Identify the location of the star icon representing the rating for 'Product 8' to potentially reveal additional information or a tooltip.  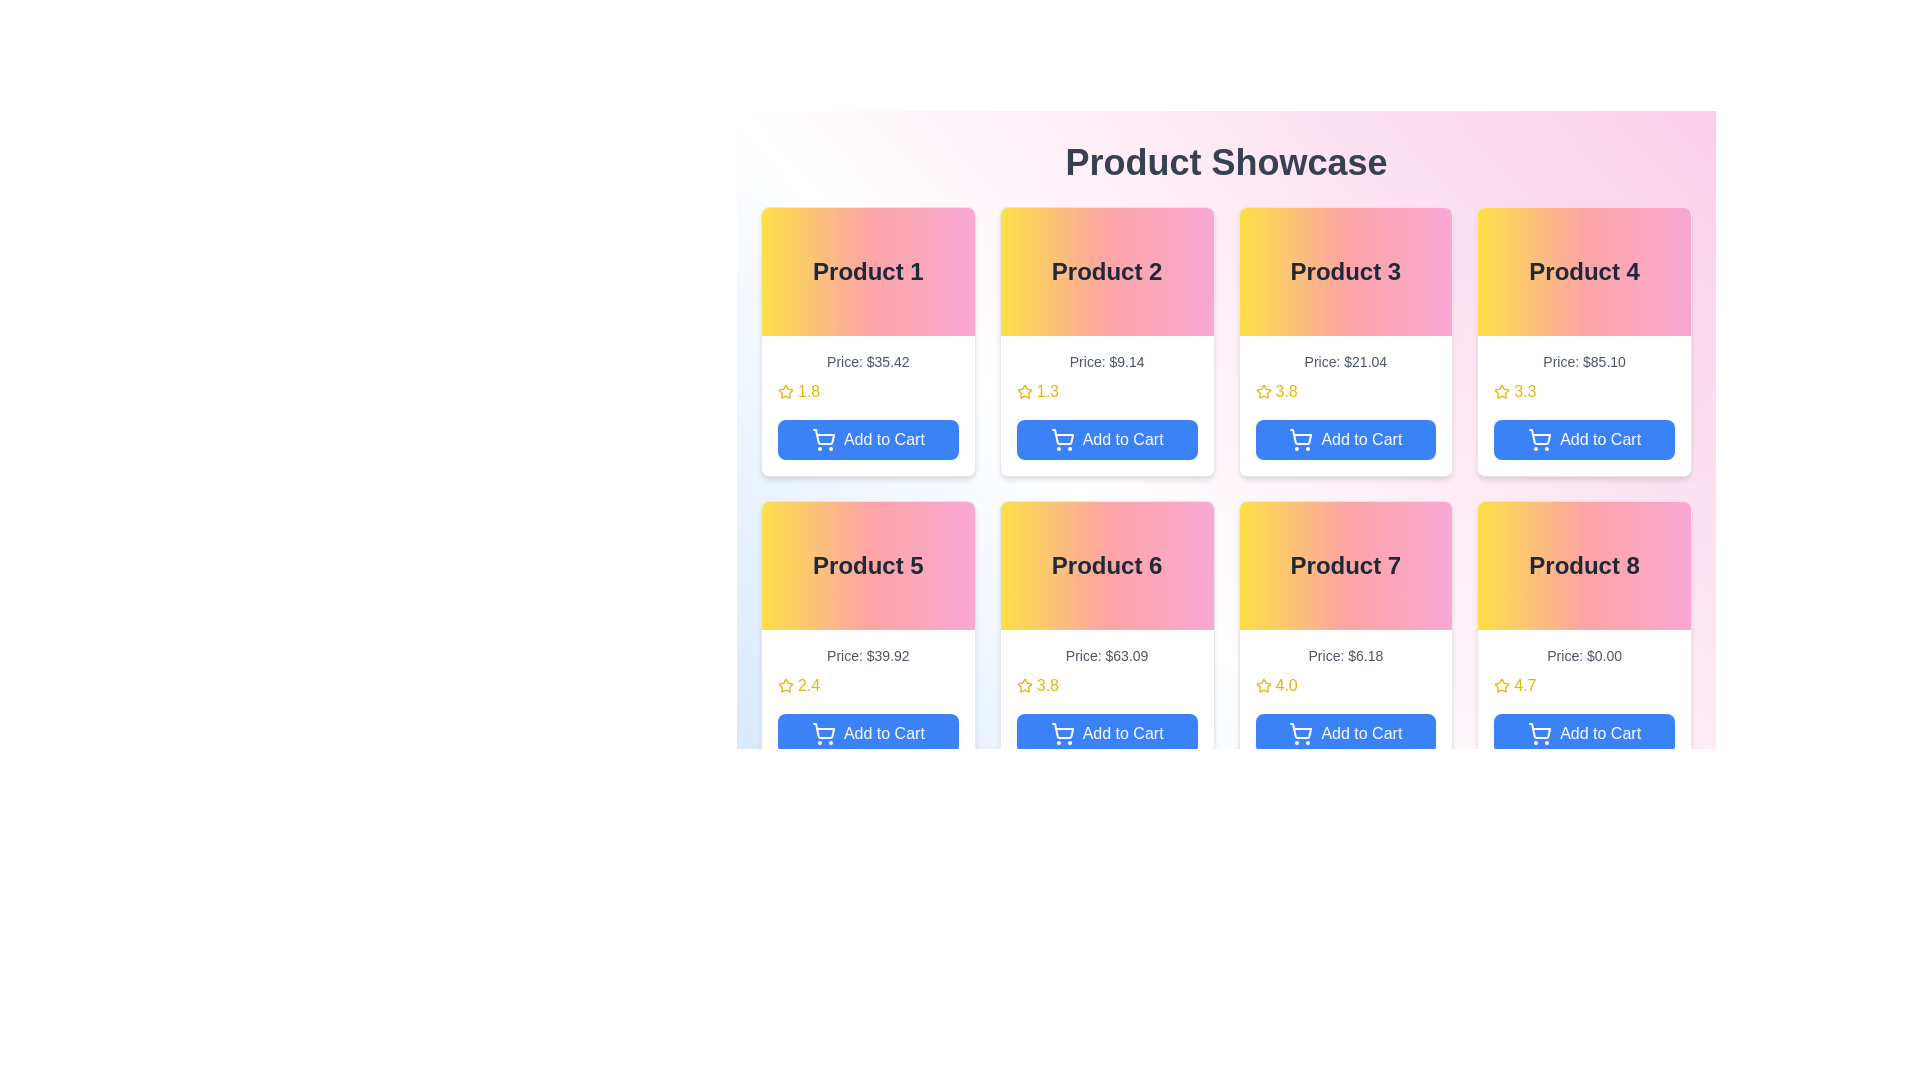
(1502, 685).